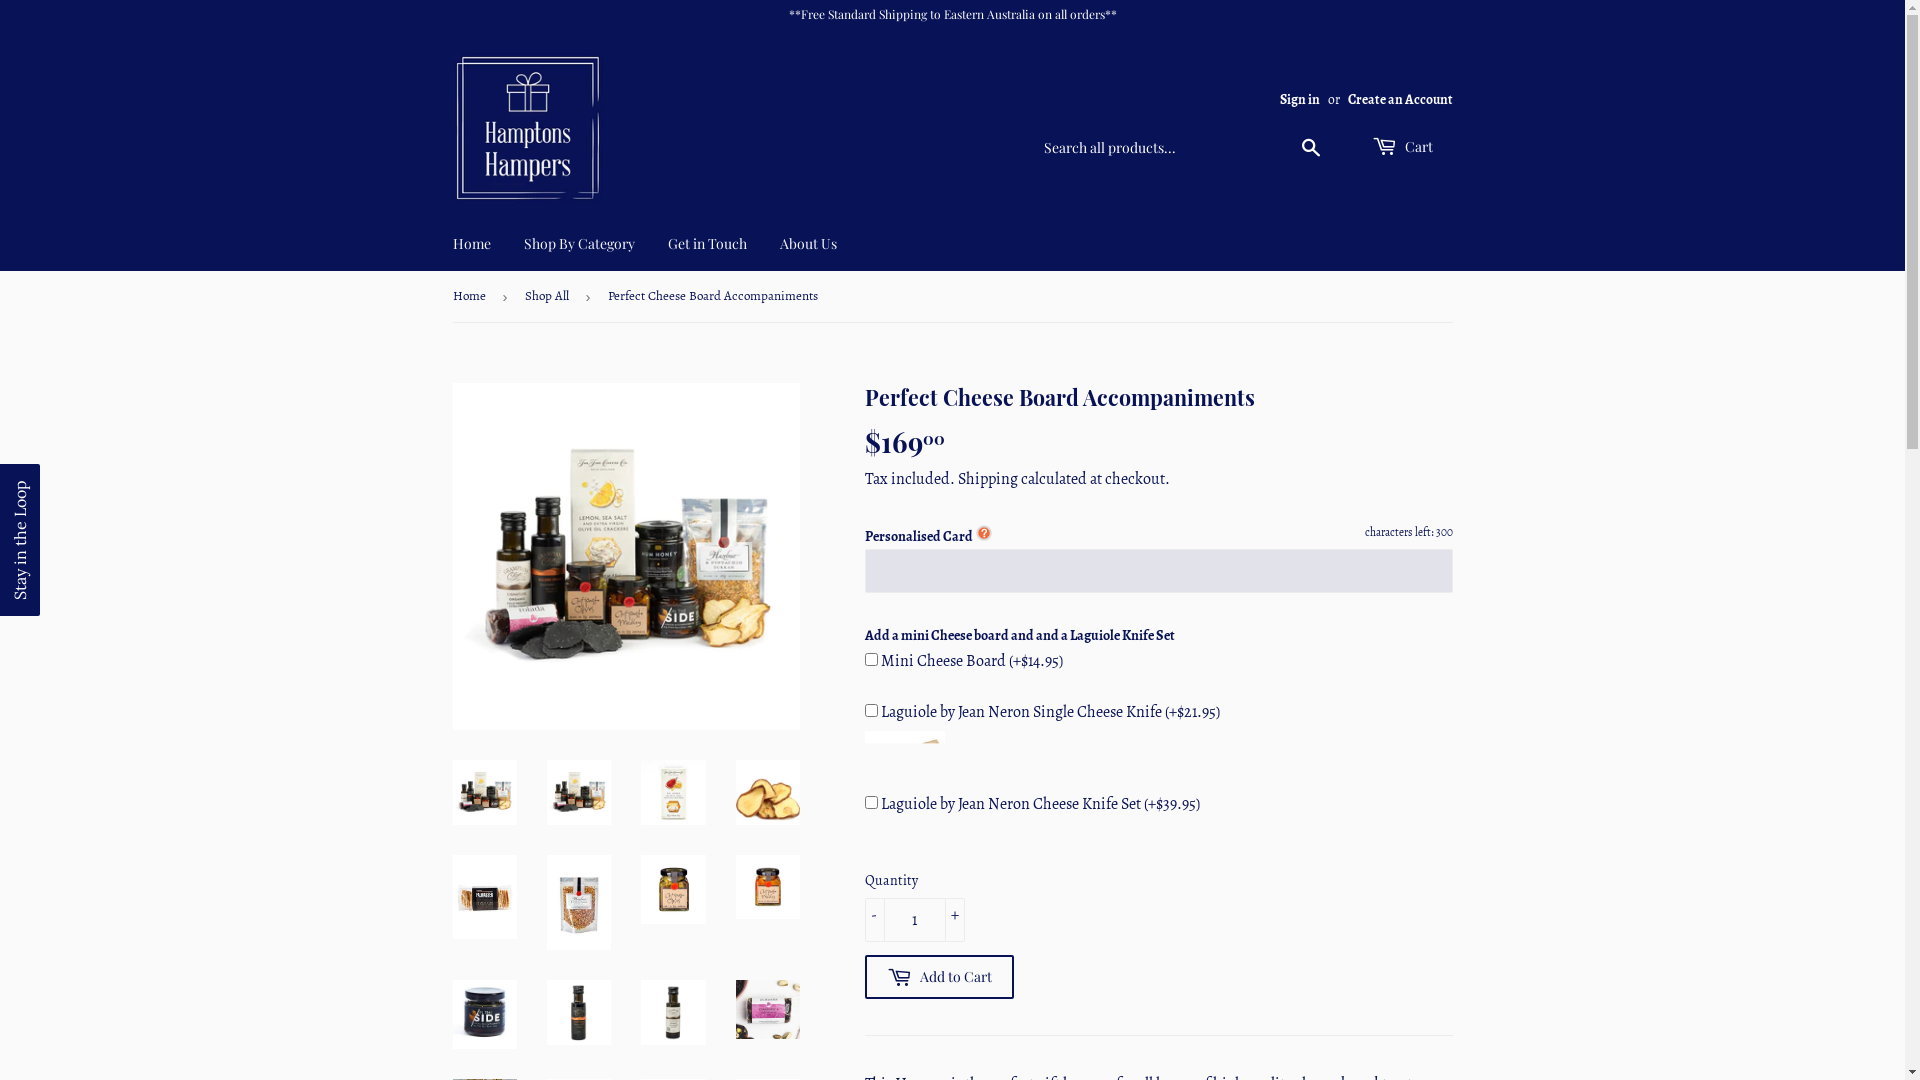  I want to click on 'Home', so click(470, 267).